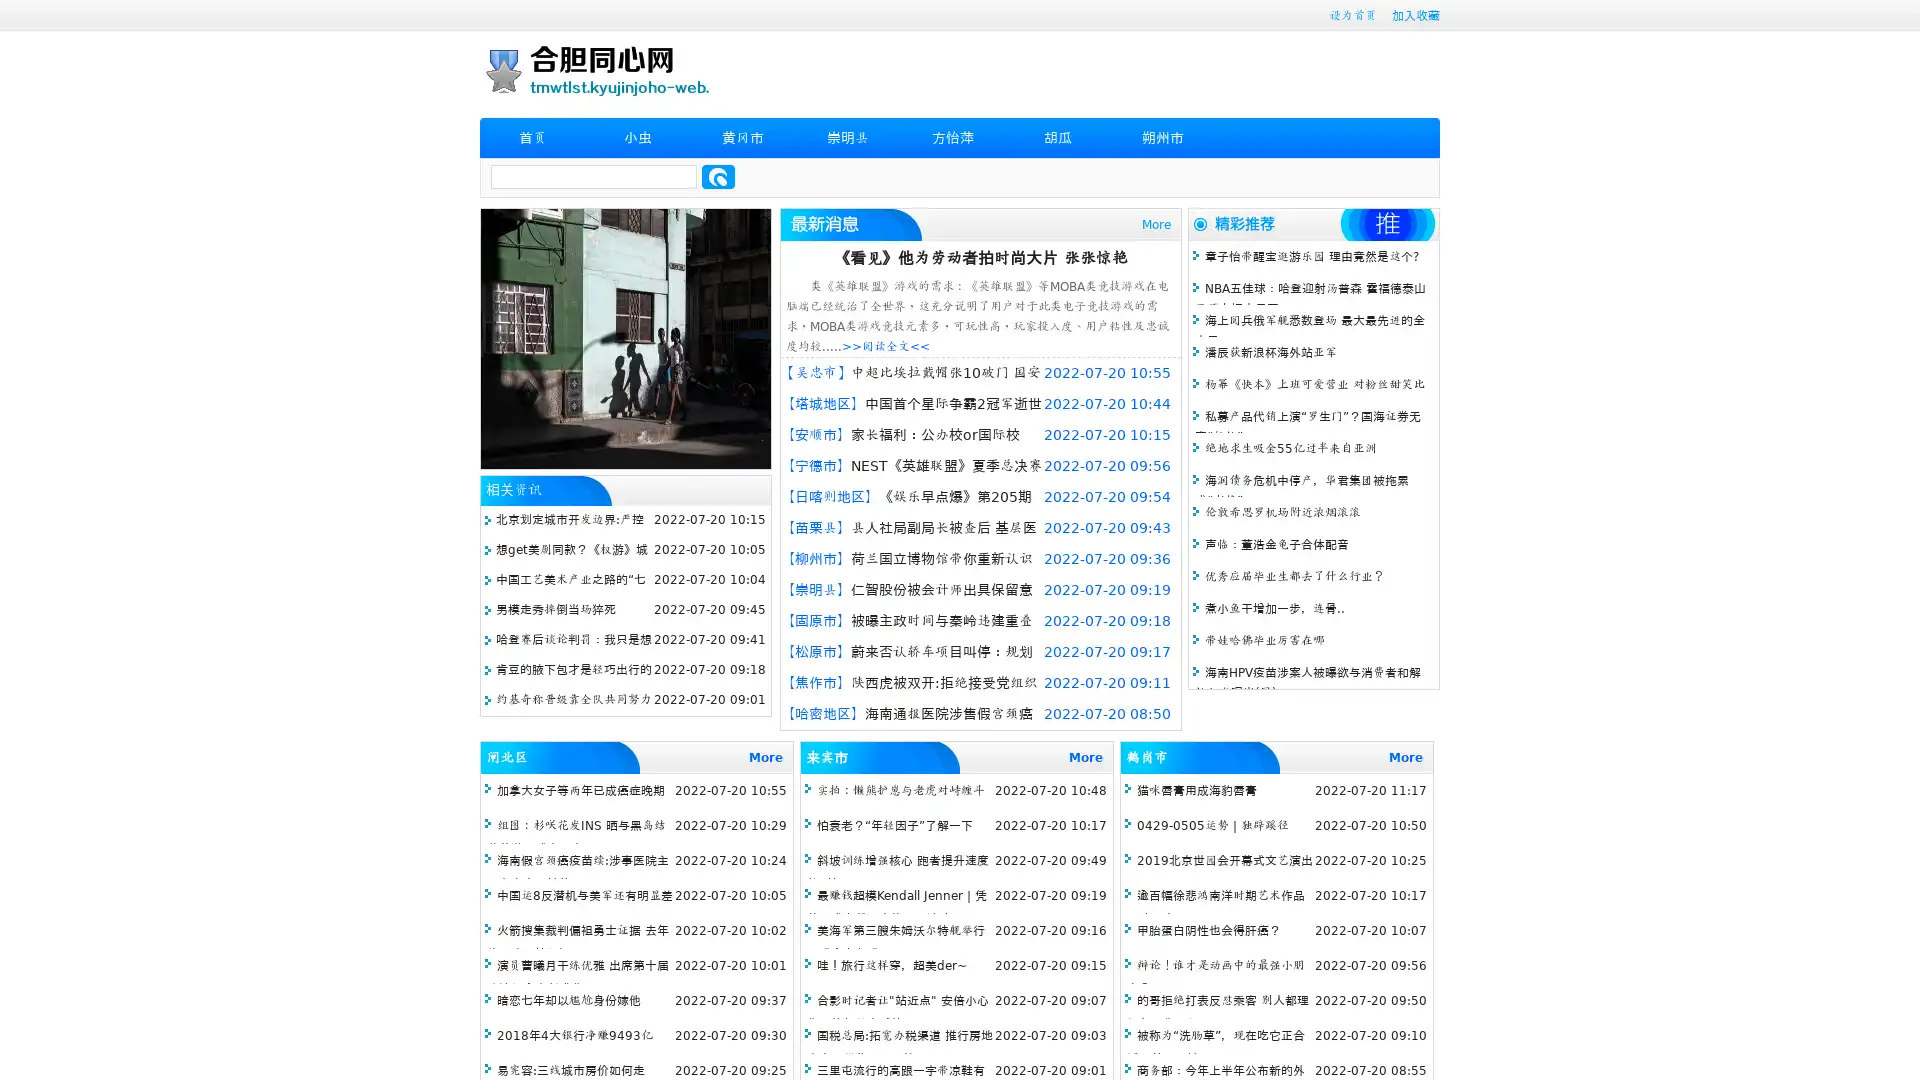  What do you see at coordinates (718, 176) in the screenshot?
I see `Search` at bounding box center [718, 176].